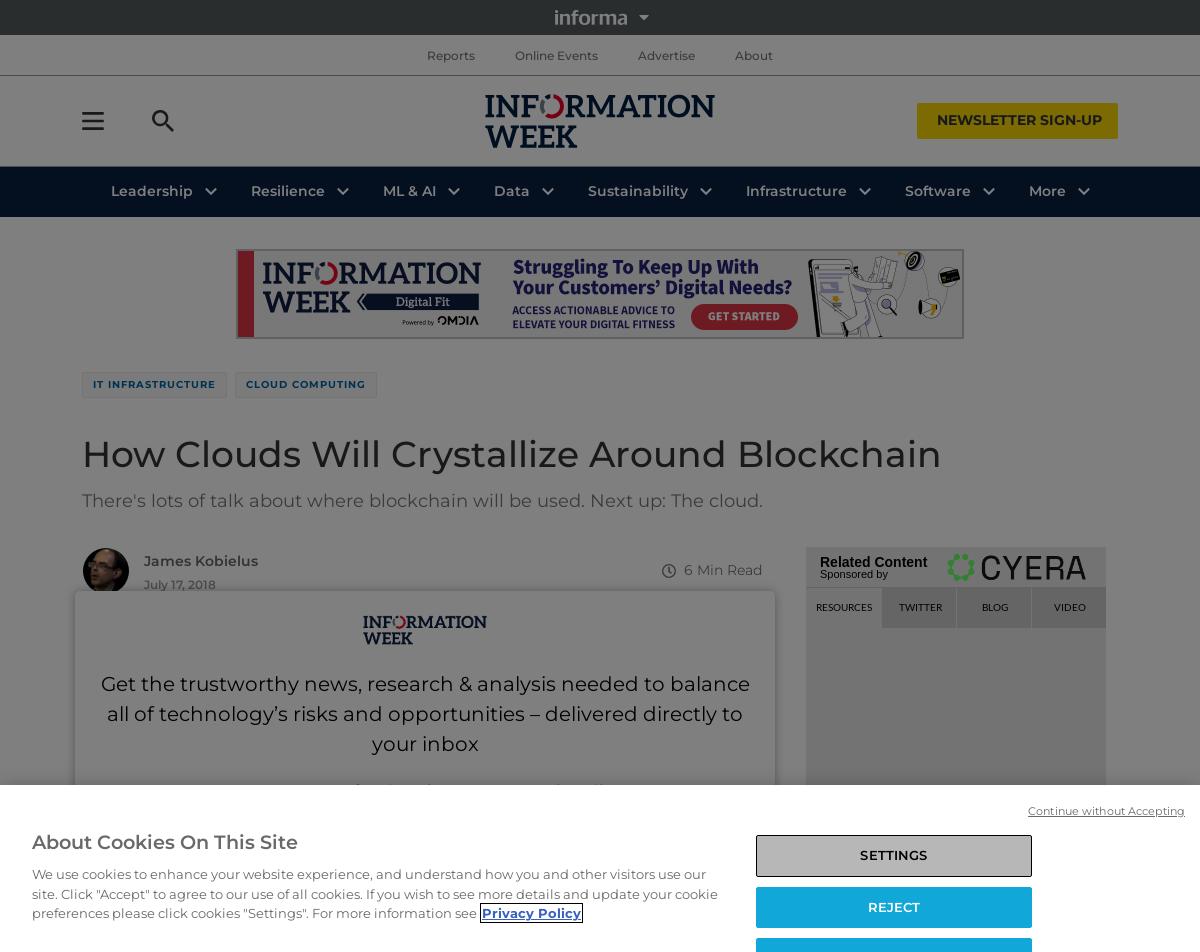  I want to click on 'How Clouds Will Crystallize Around Blockchain', so click(511, 454).